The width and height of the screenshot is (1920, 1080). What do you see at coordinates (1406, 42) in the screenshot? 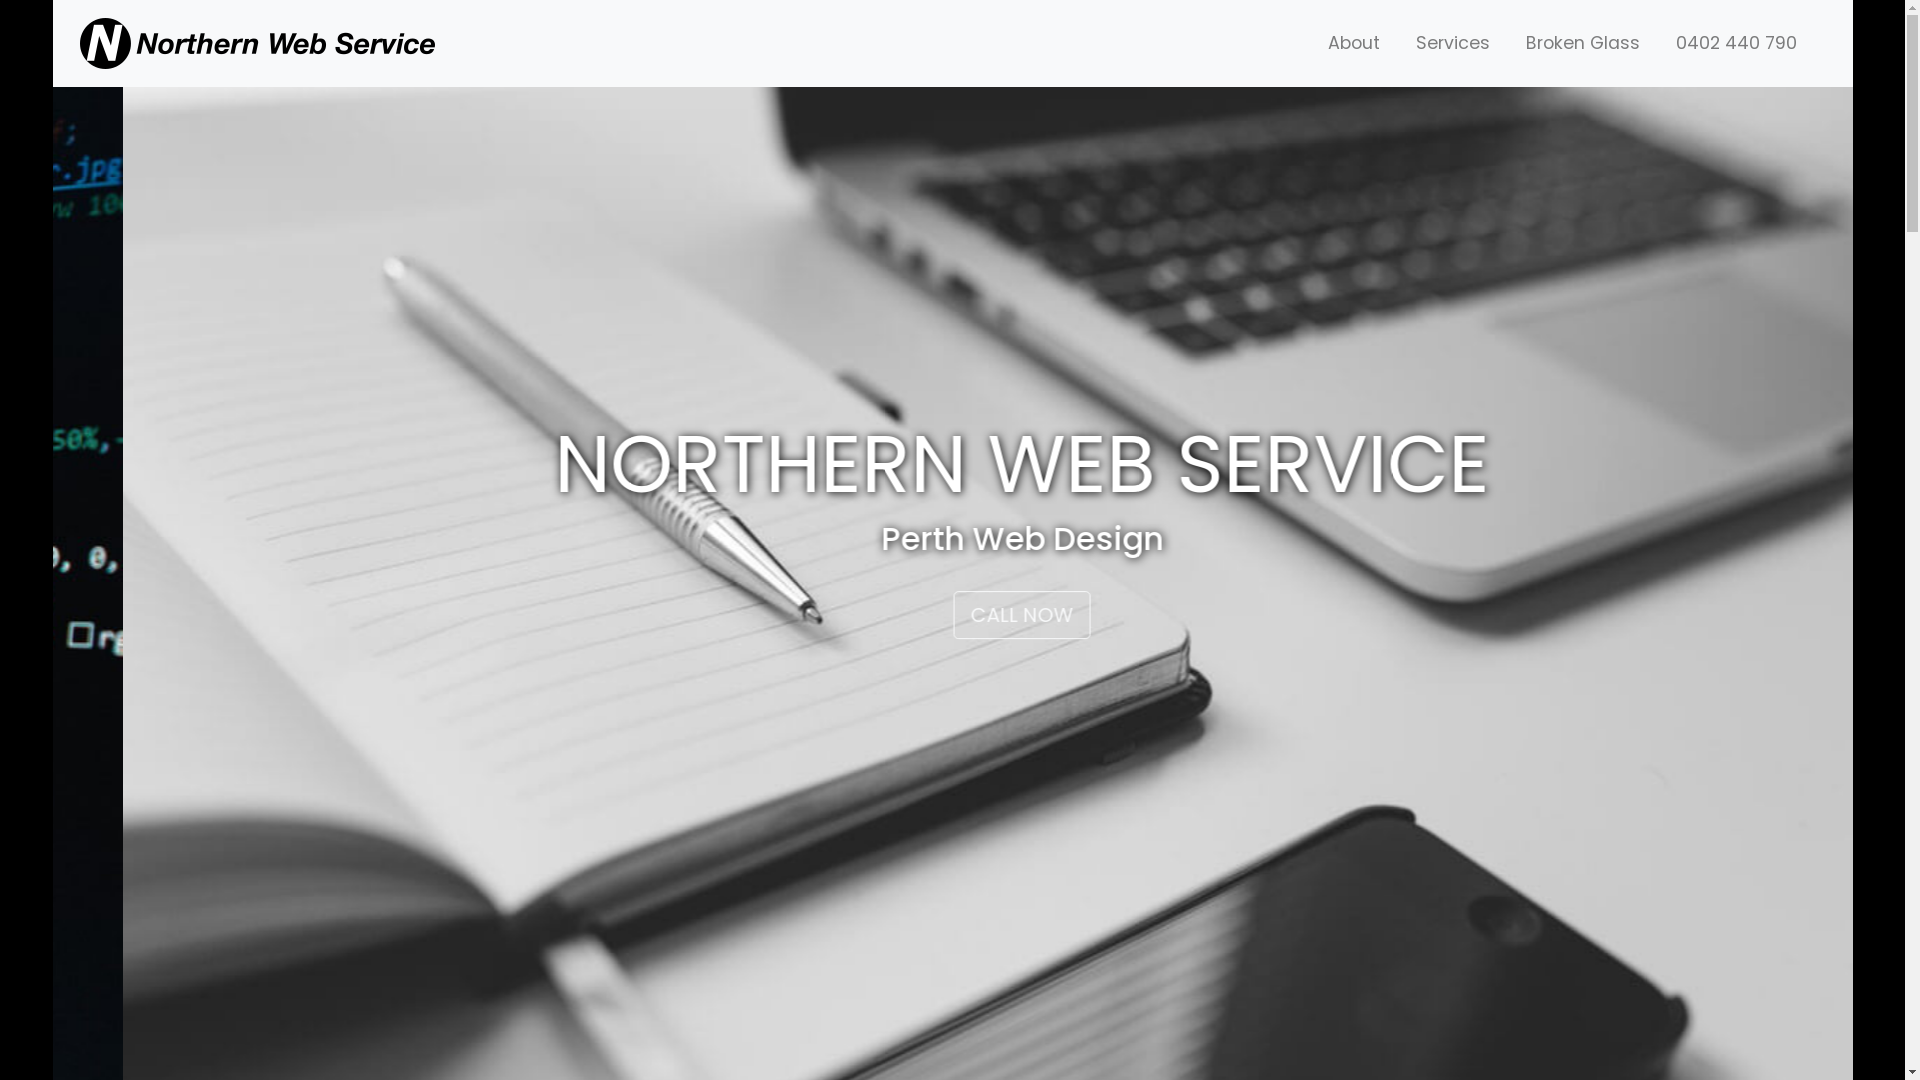
I see `'Services'` at bounding box center [1406, 42].